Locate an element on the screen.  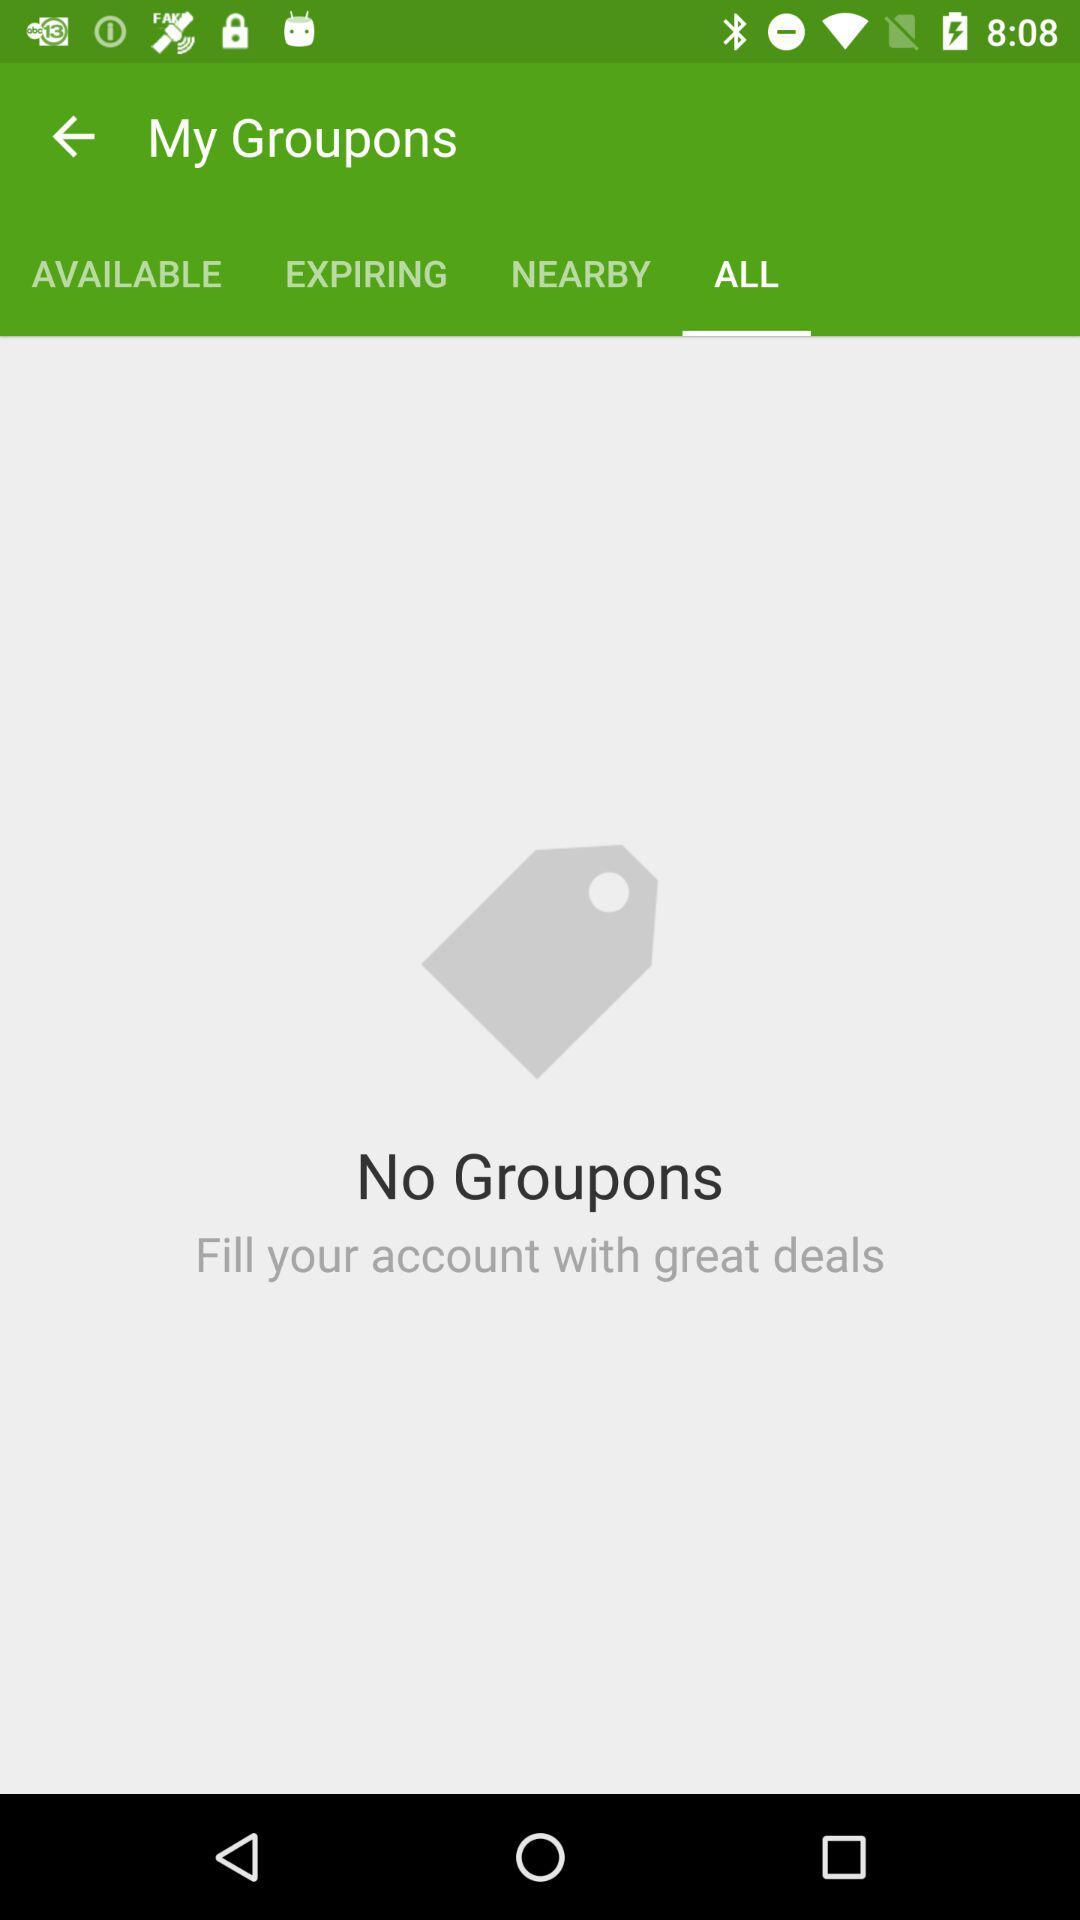
the all item is located at coordinates (746, 272).